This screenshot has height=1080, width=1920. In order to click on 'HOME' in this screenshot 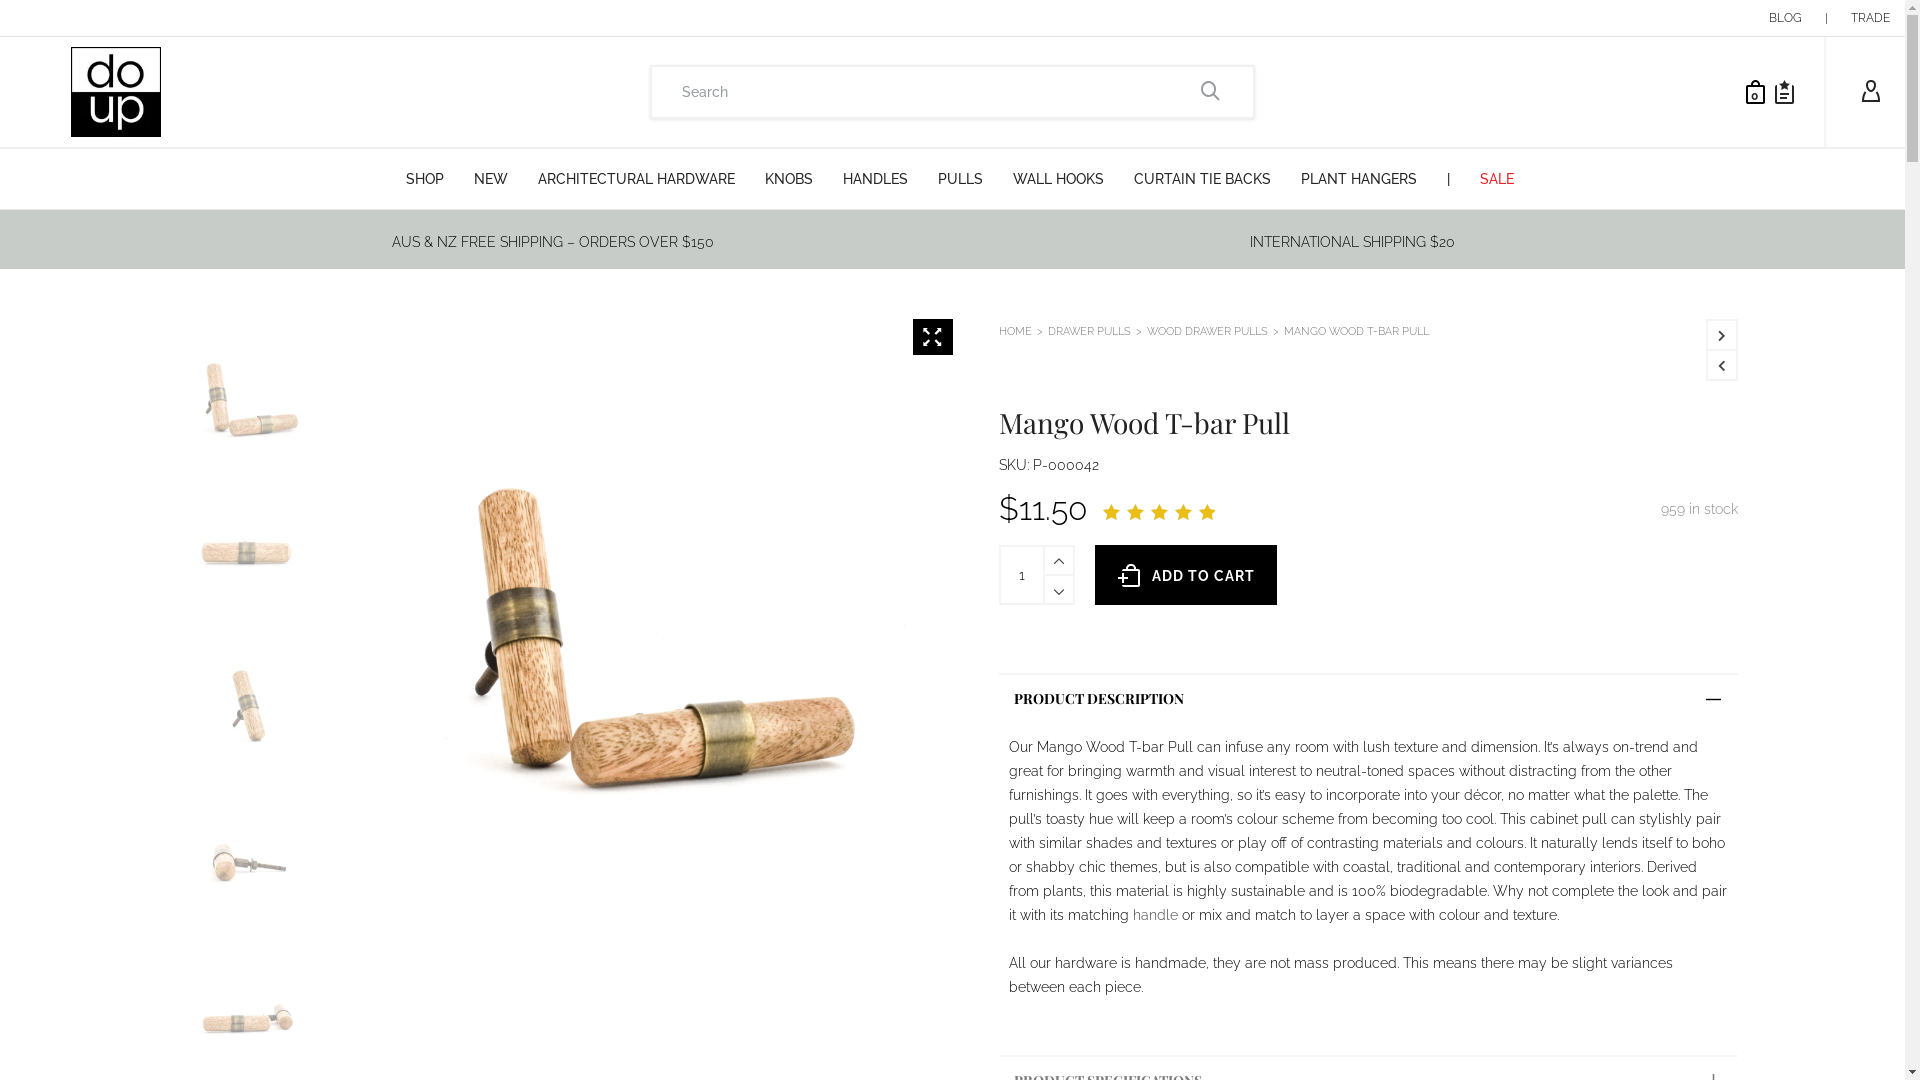, I will do `click(1015, 330)`.